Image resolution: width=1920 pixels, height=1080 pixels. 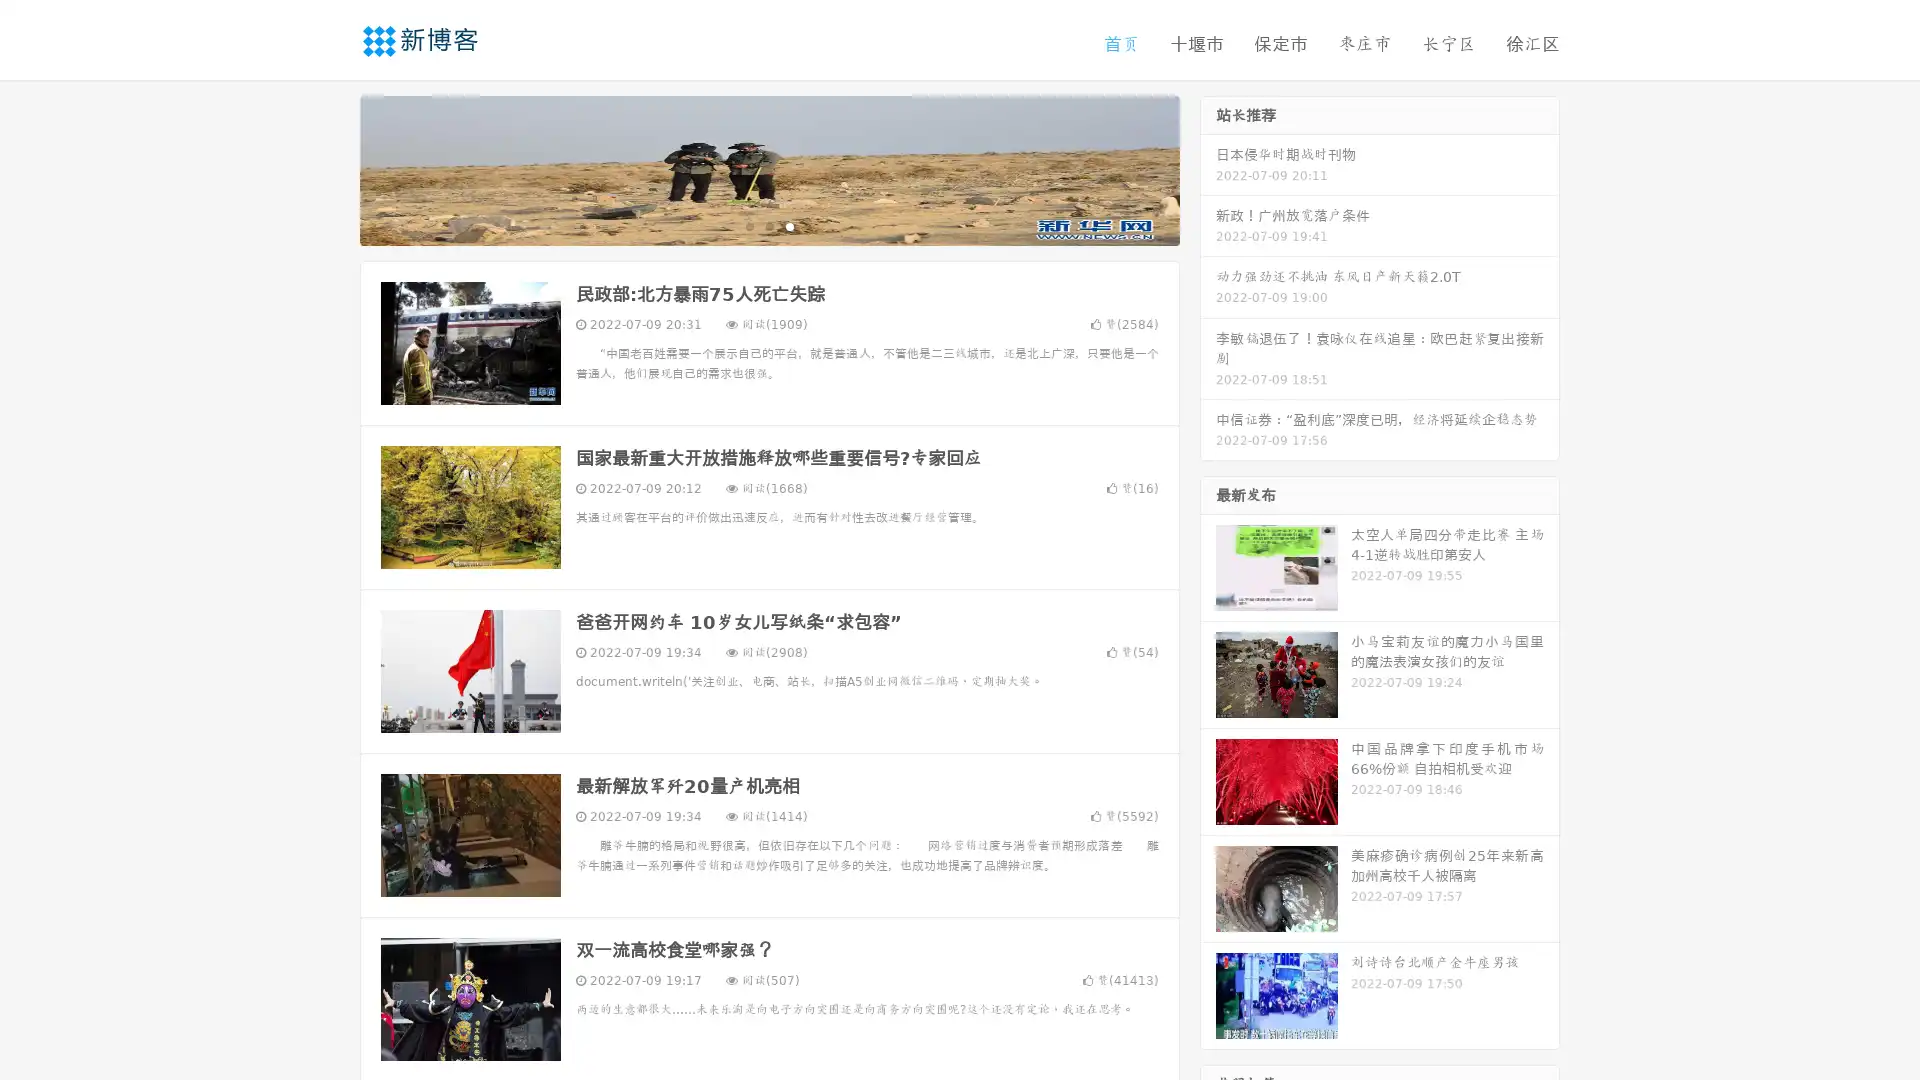 What do you see at coordinates (768, 225) in the screenshot?
I see `Go to slide 2` at bounding box center [768, 225].